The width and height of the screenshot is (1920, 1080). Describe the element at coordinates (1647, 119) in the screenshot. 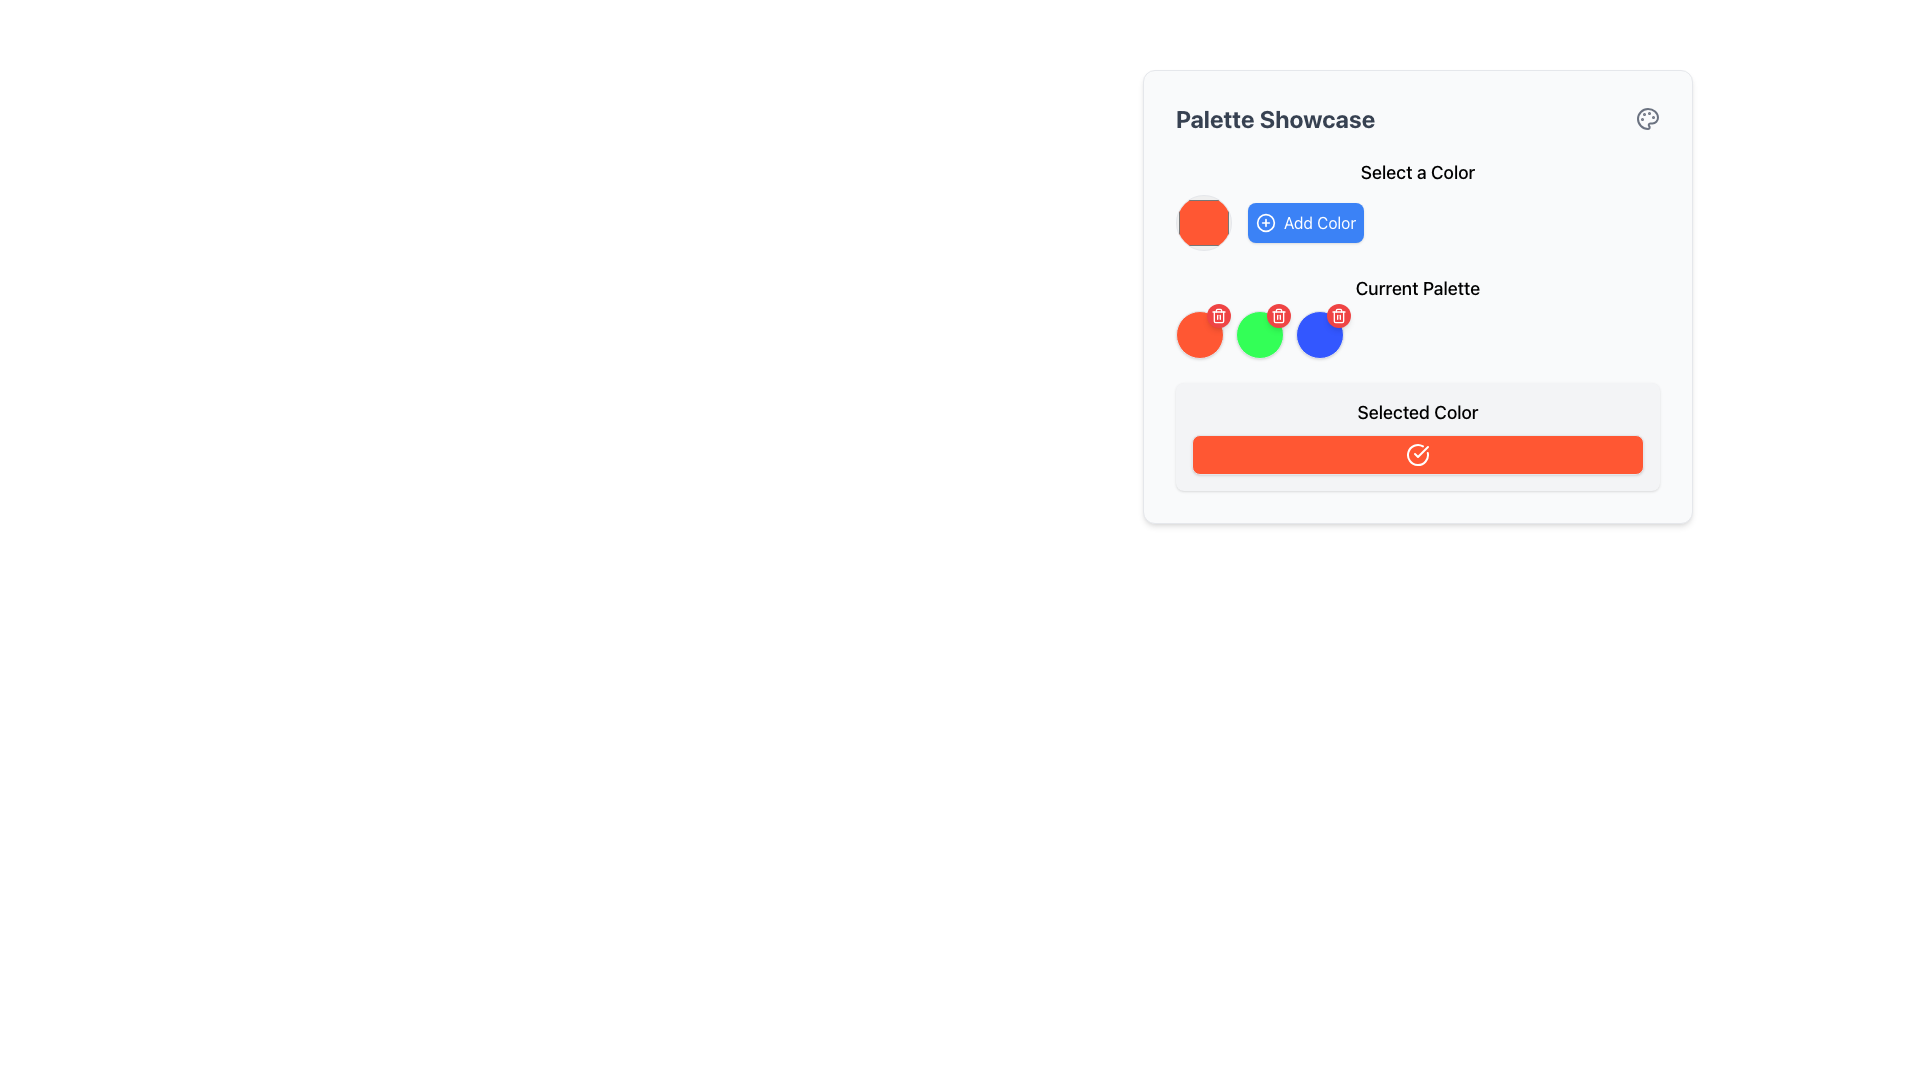

I see `the paint palette icon located in the top-right corner of the color selector panel, which symbolizes color selection functionalities` at that location.